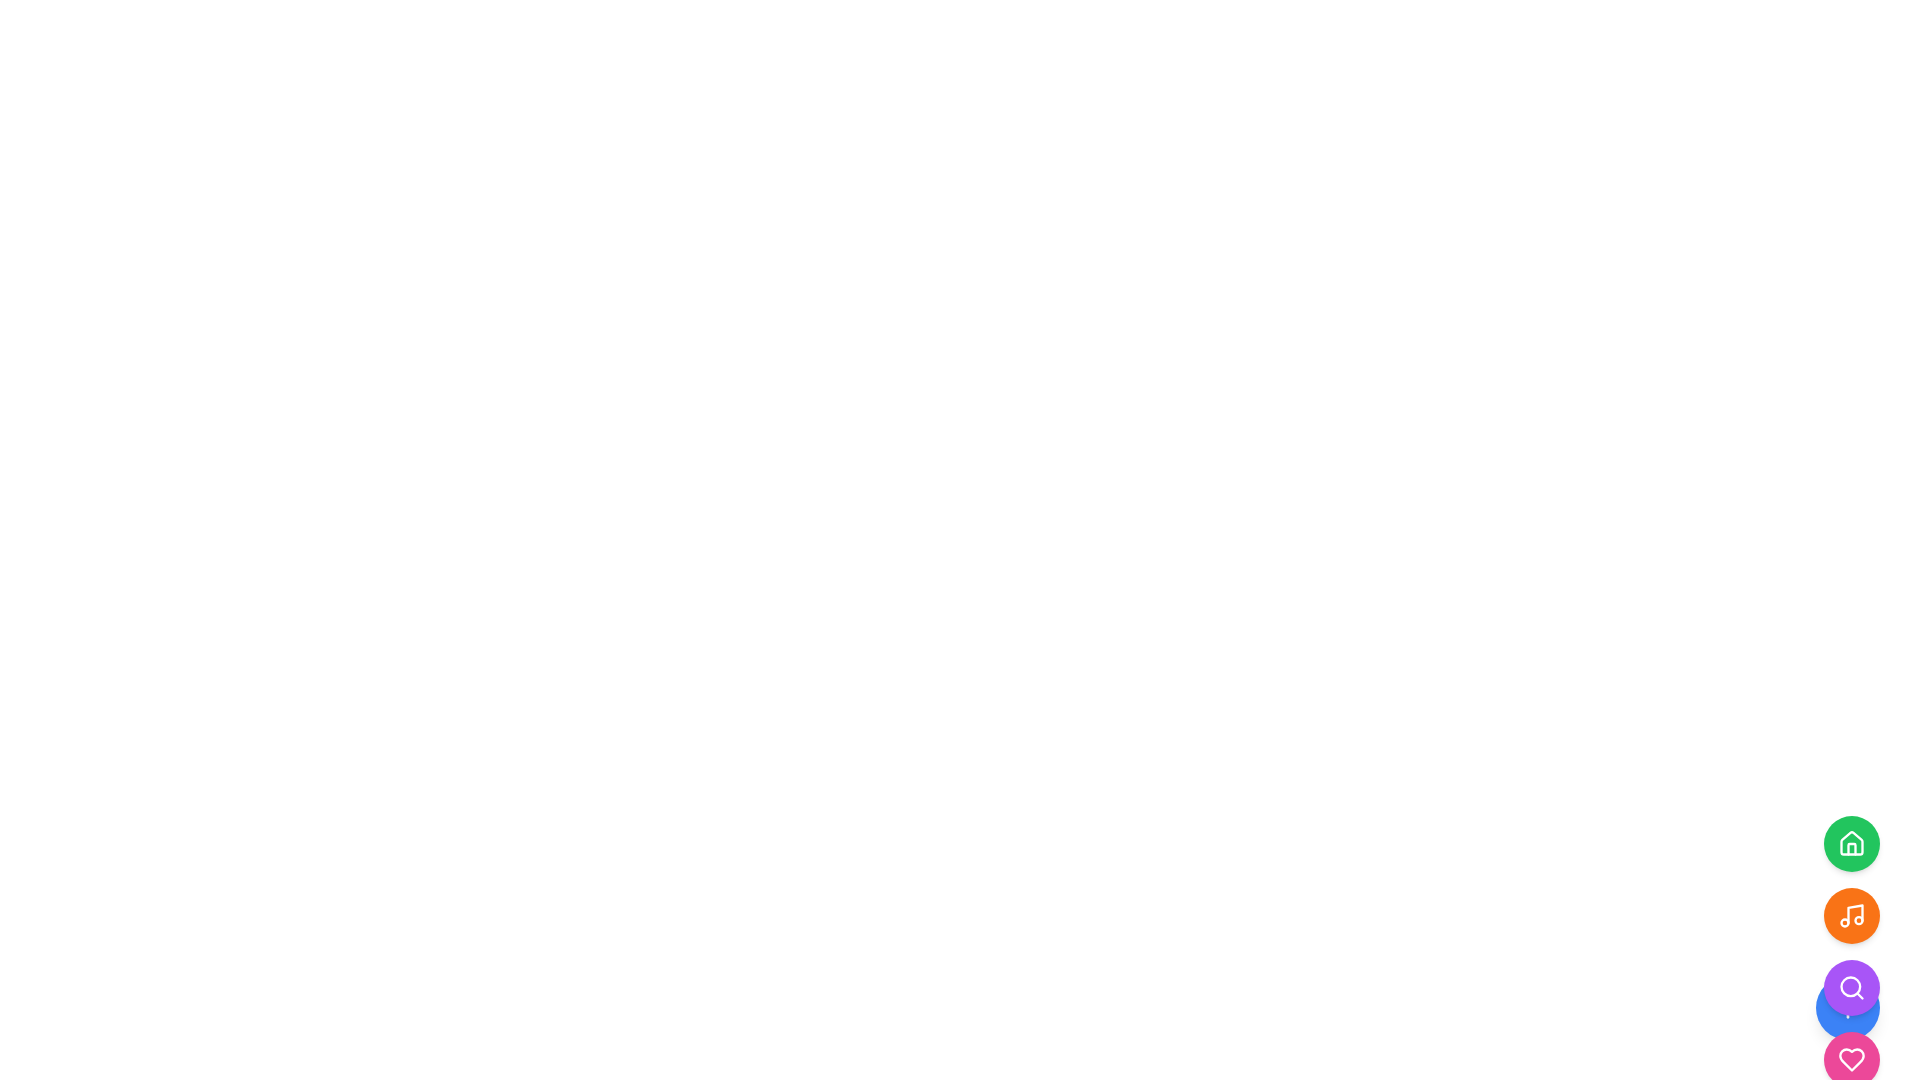  Describe the element at coordinates (1851, 1059) in the screenshot. I see `the heart-shaped icon button located at the bottom of the vertical stack of circular buttons on the far right of the interface` at that location.